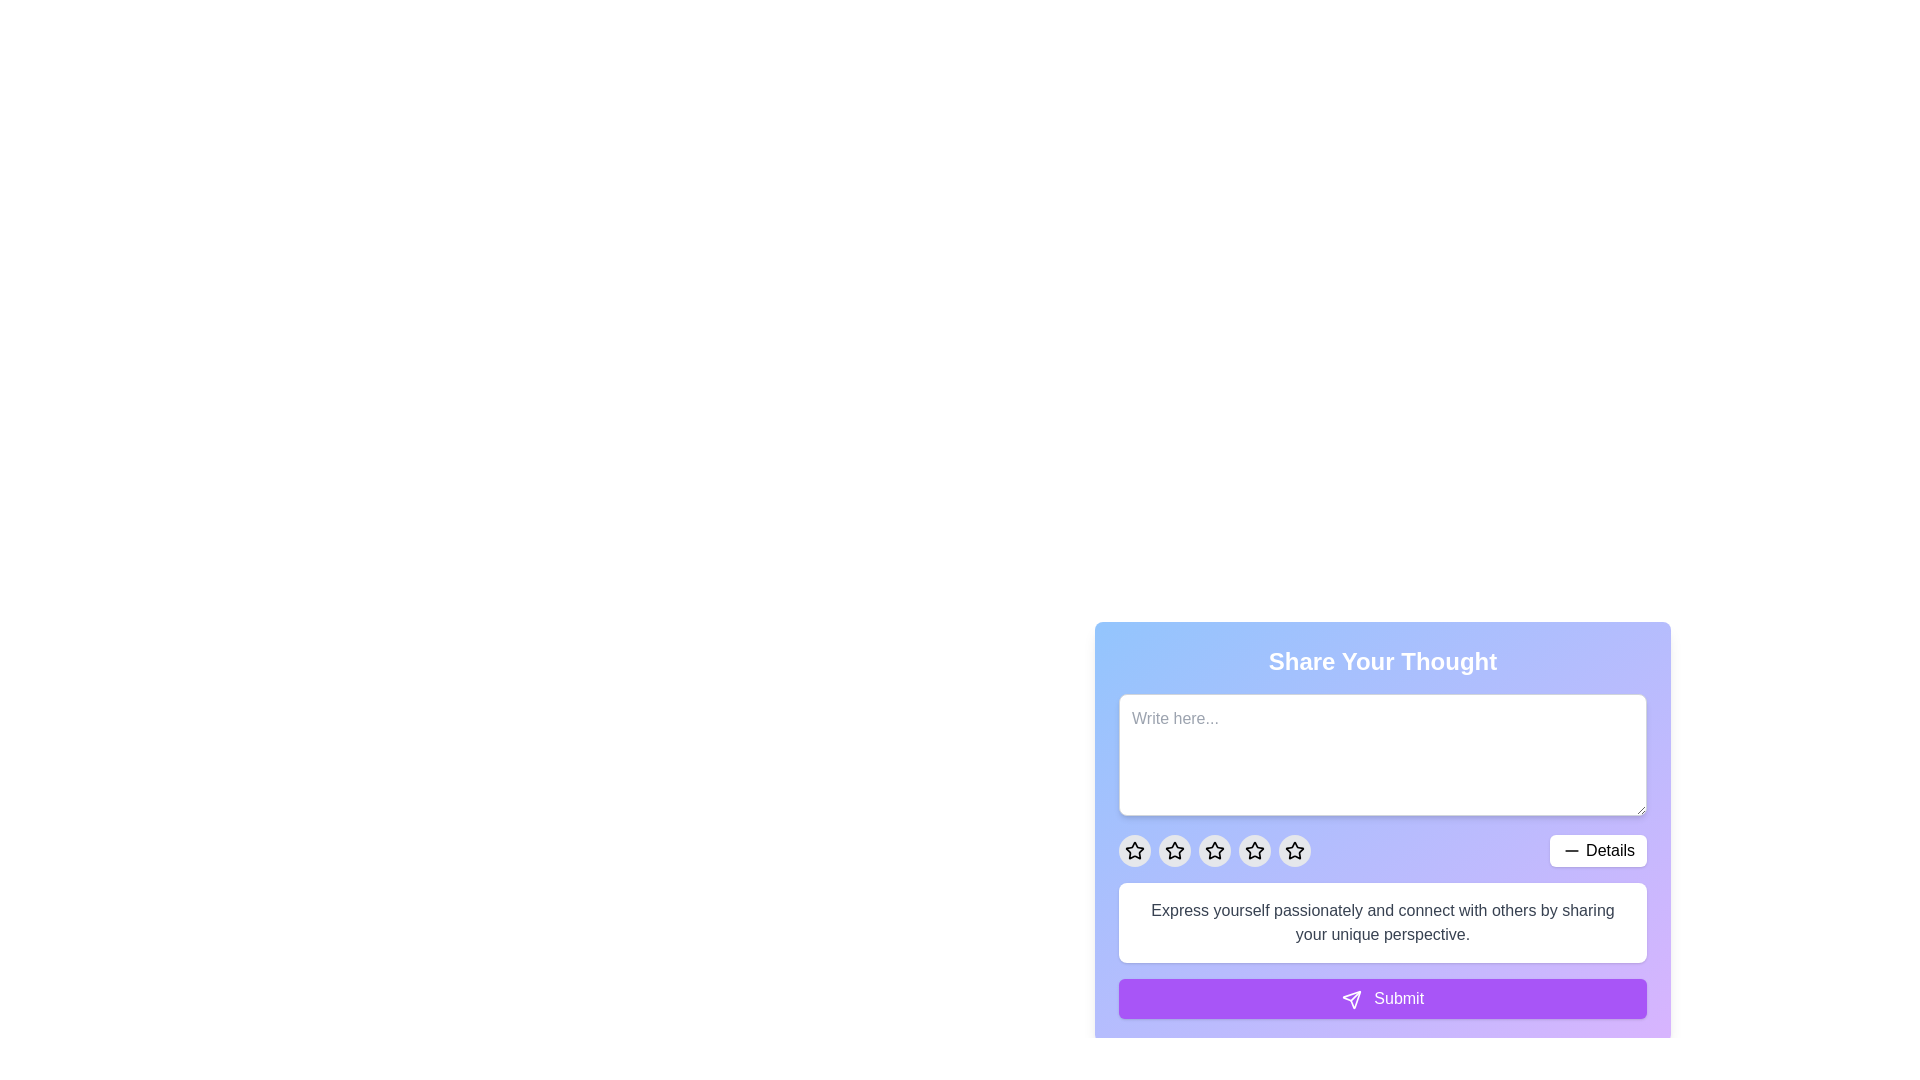  Describe the element at coordinates (1213, 850) in the screenshot. I see `the second outlined star icon in the rating section, which is part of a group of five star icons below the 'Share Your Thought' text input area` at that location.